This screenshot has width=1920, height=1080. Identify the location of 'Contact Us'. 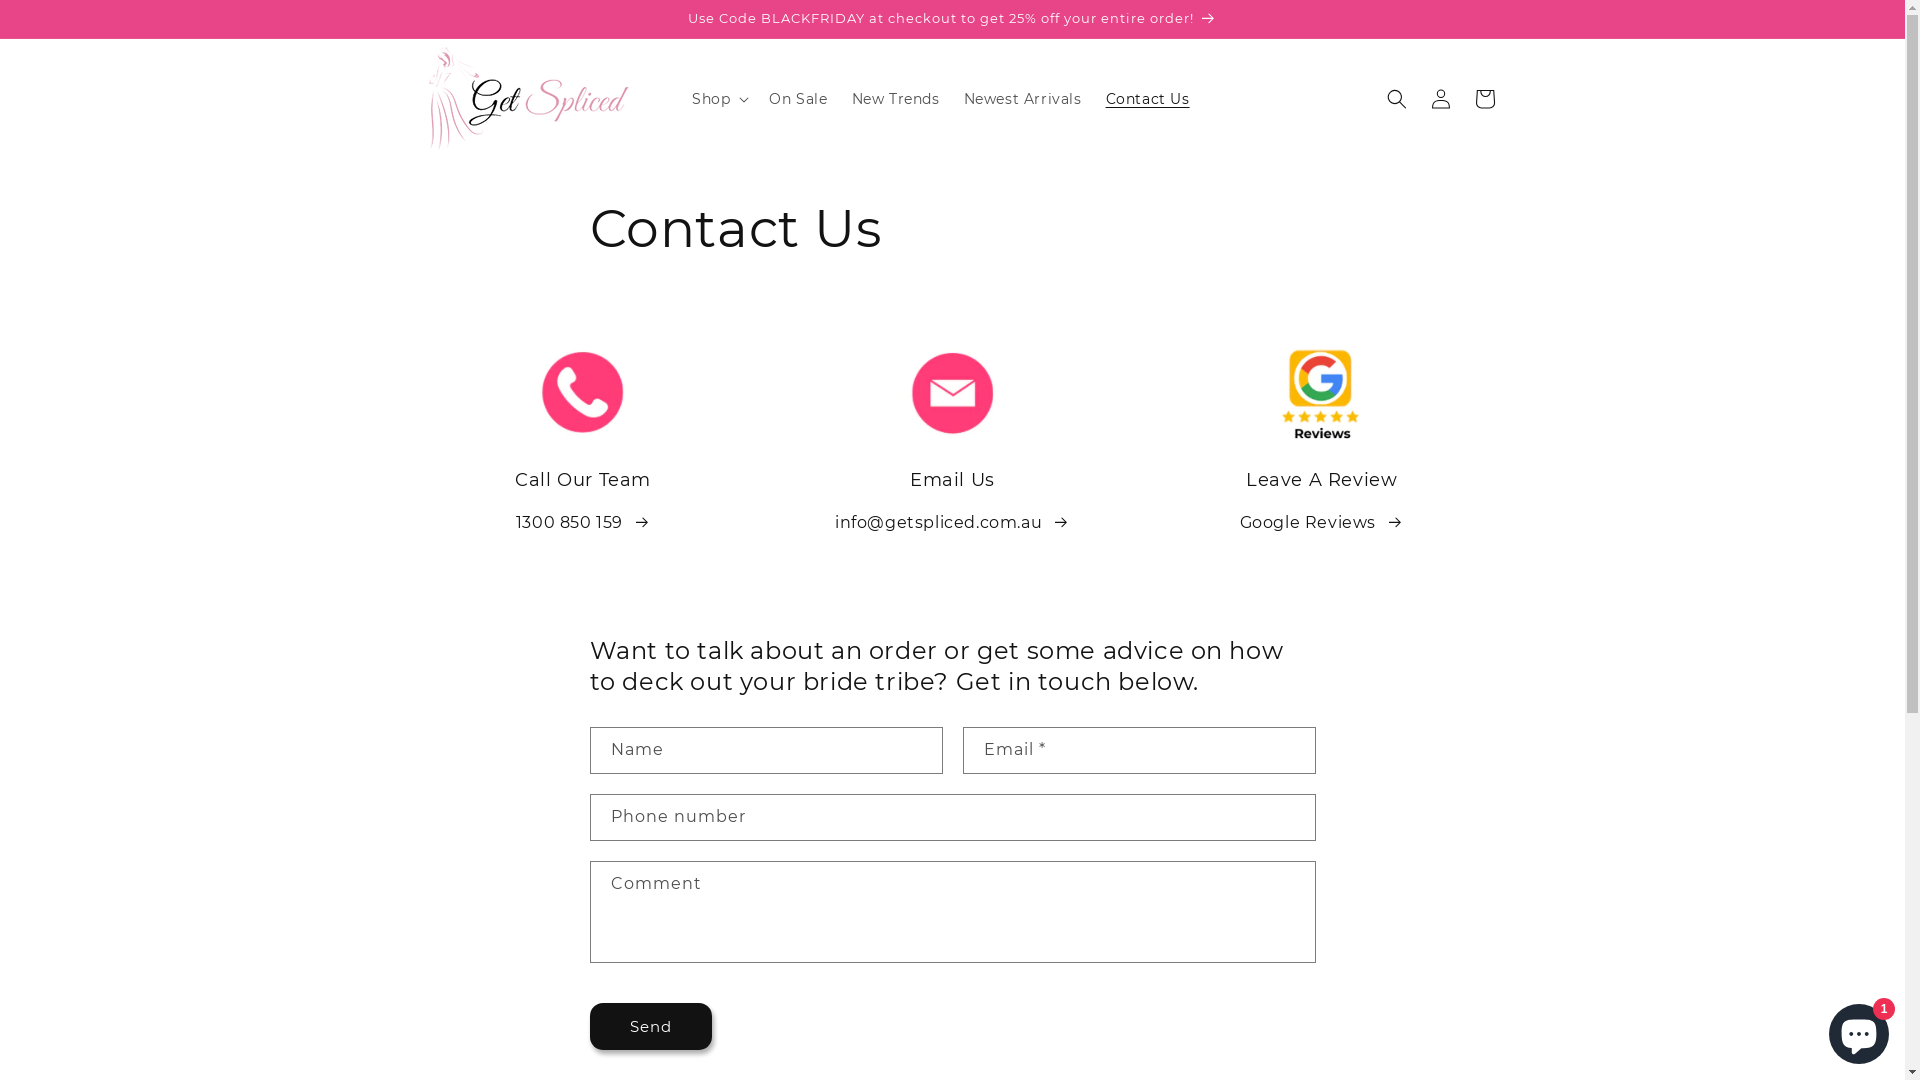
(1147, 99).